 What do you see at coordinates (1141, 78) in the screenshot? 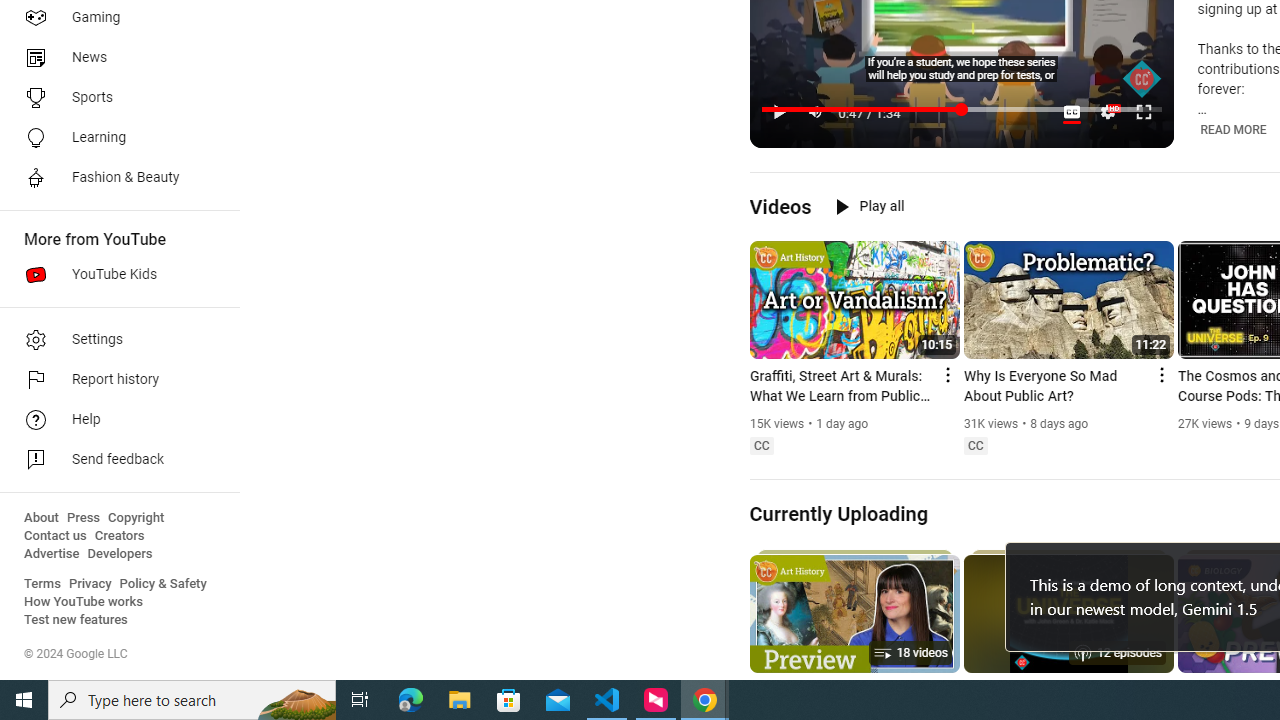
I see `'Channel watermark'` at bounding box center [1141, 78].